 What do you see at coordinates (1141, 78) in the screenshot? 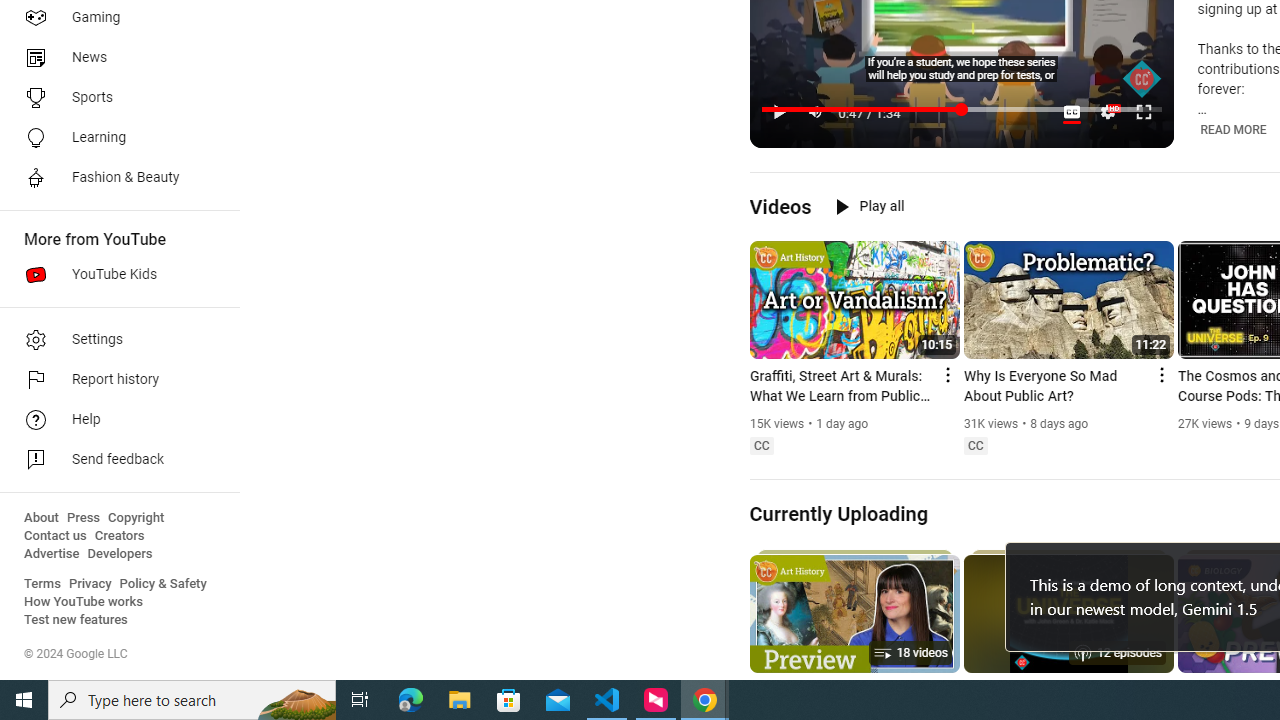
I see `'Channel watermark'` at bounding box center [1141, 78].